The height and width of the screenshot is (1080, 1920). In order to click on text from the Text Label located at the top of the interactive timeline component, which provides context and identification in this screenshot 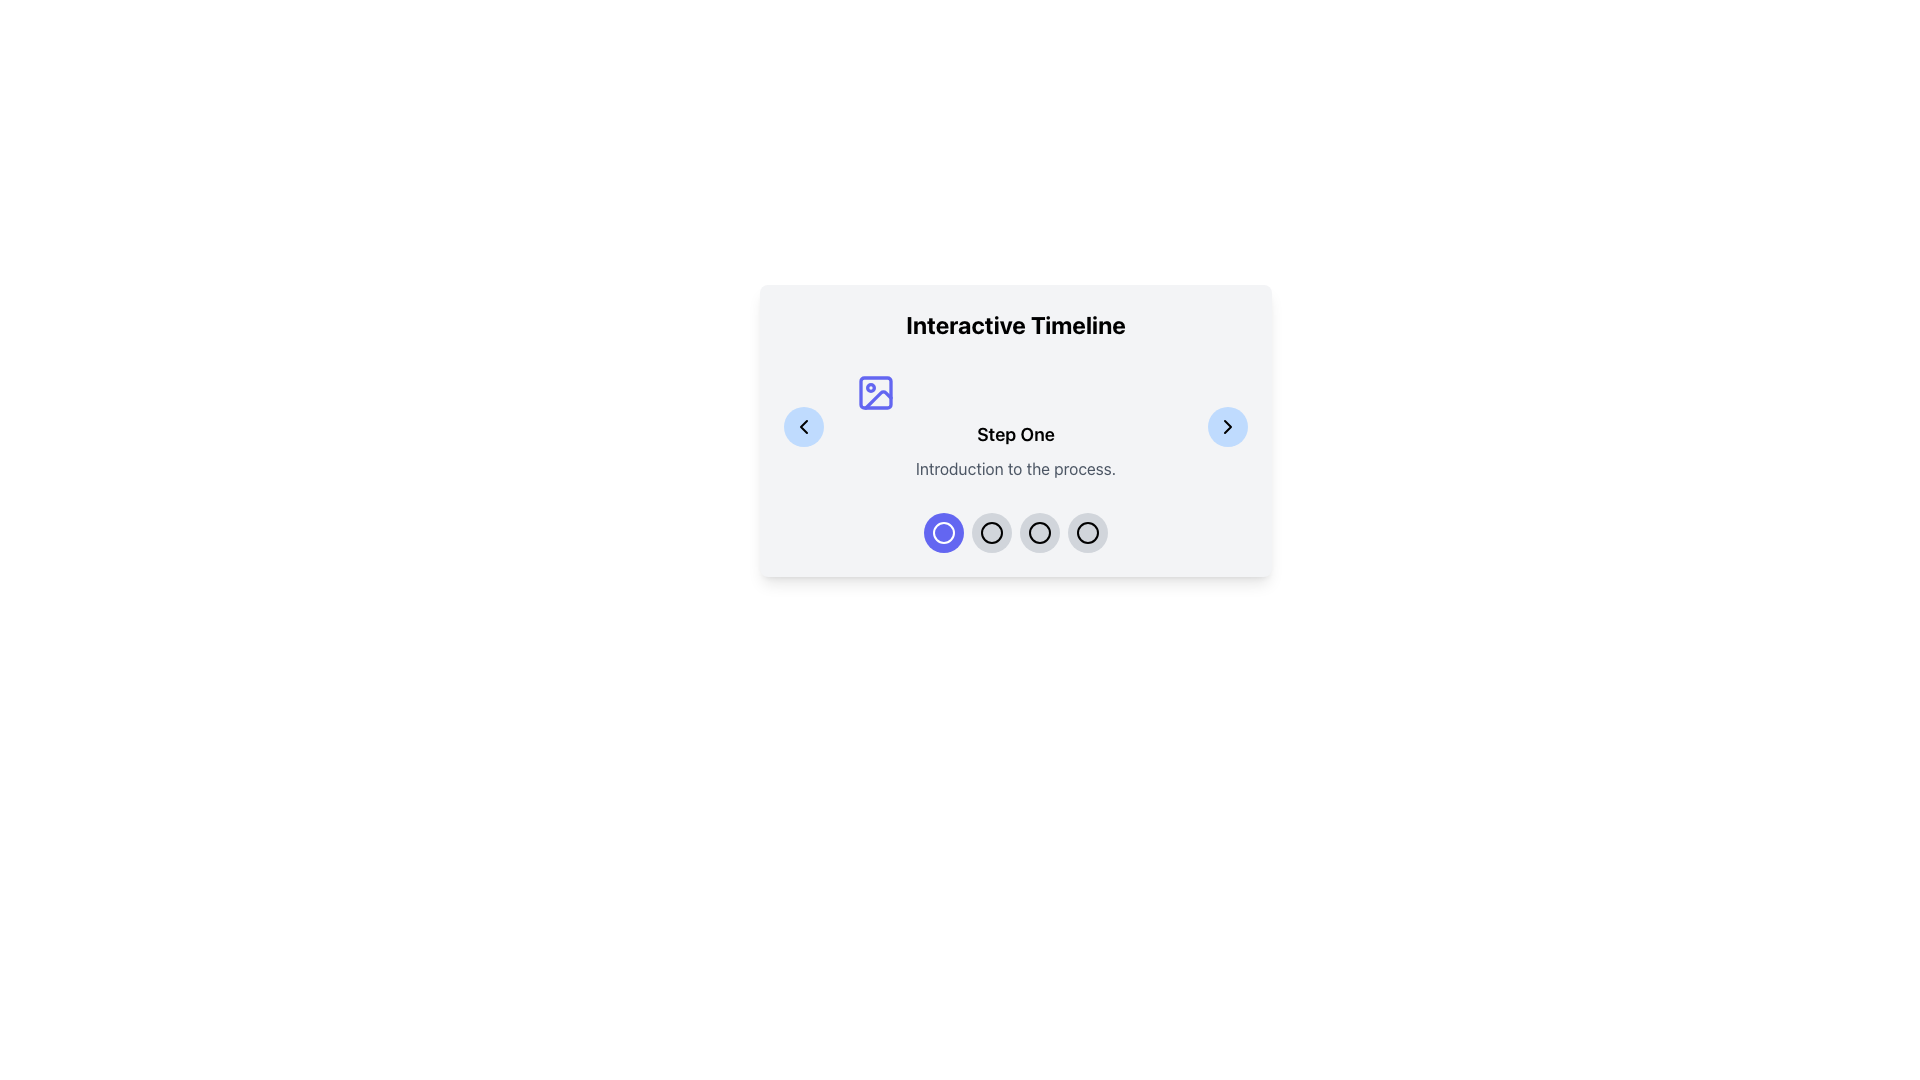, I will do `click(1016, 323)`.